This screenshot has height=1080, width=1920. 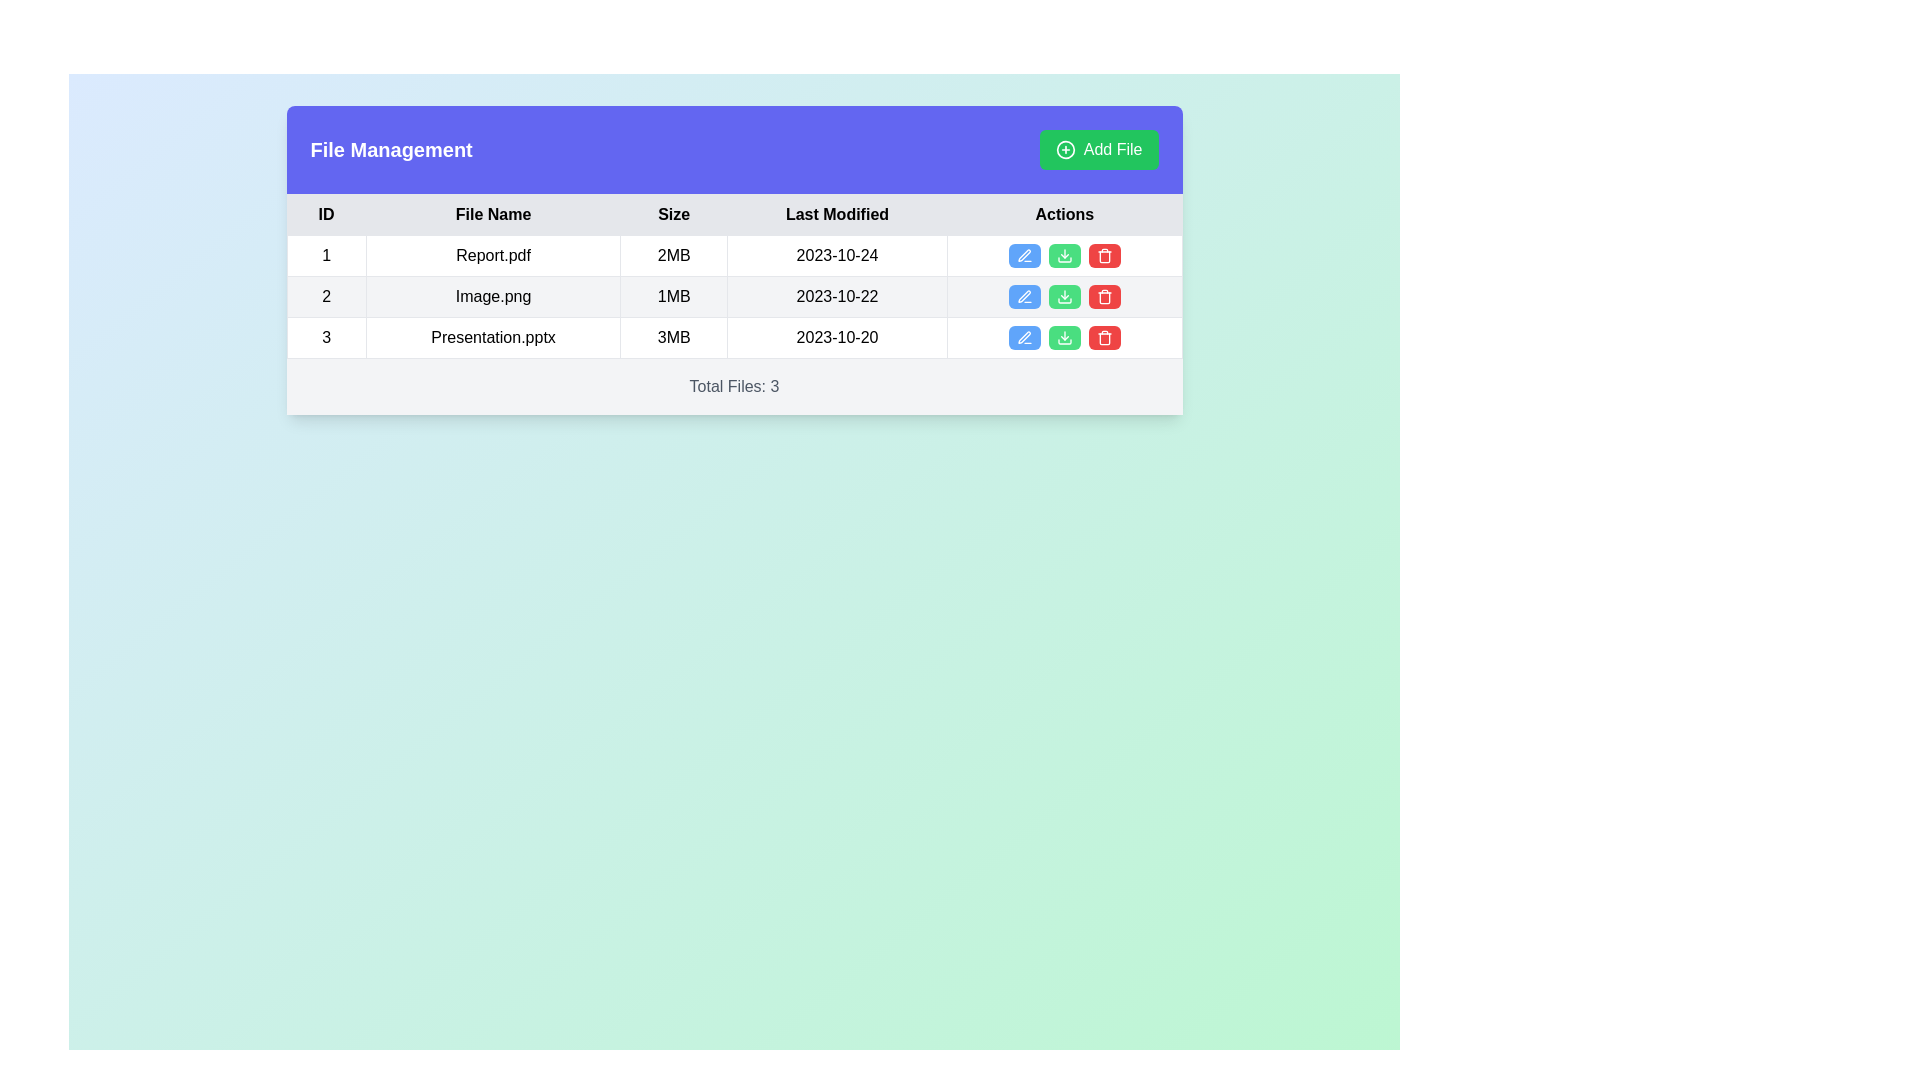 What do you see at coordinates (1103, 337) in the screenshot?
I see `the Delete button with icon located in the 'Actions' column of the table, in the third row for the 'Presentation.pptx' file` at bounding box center [1103, 337].